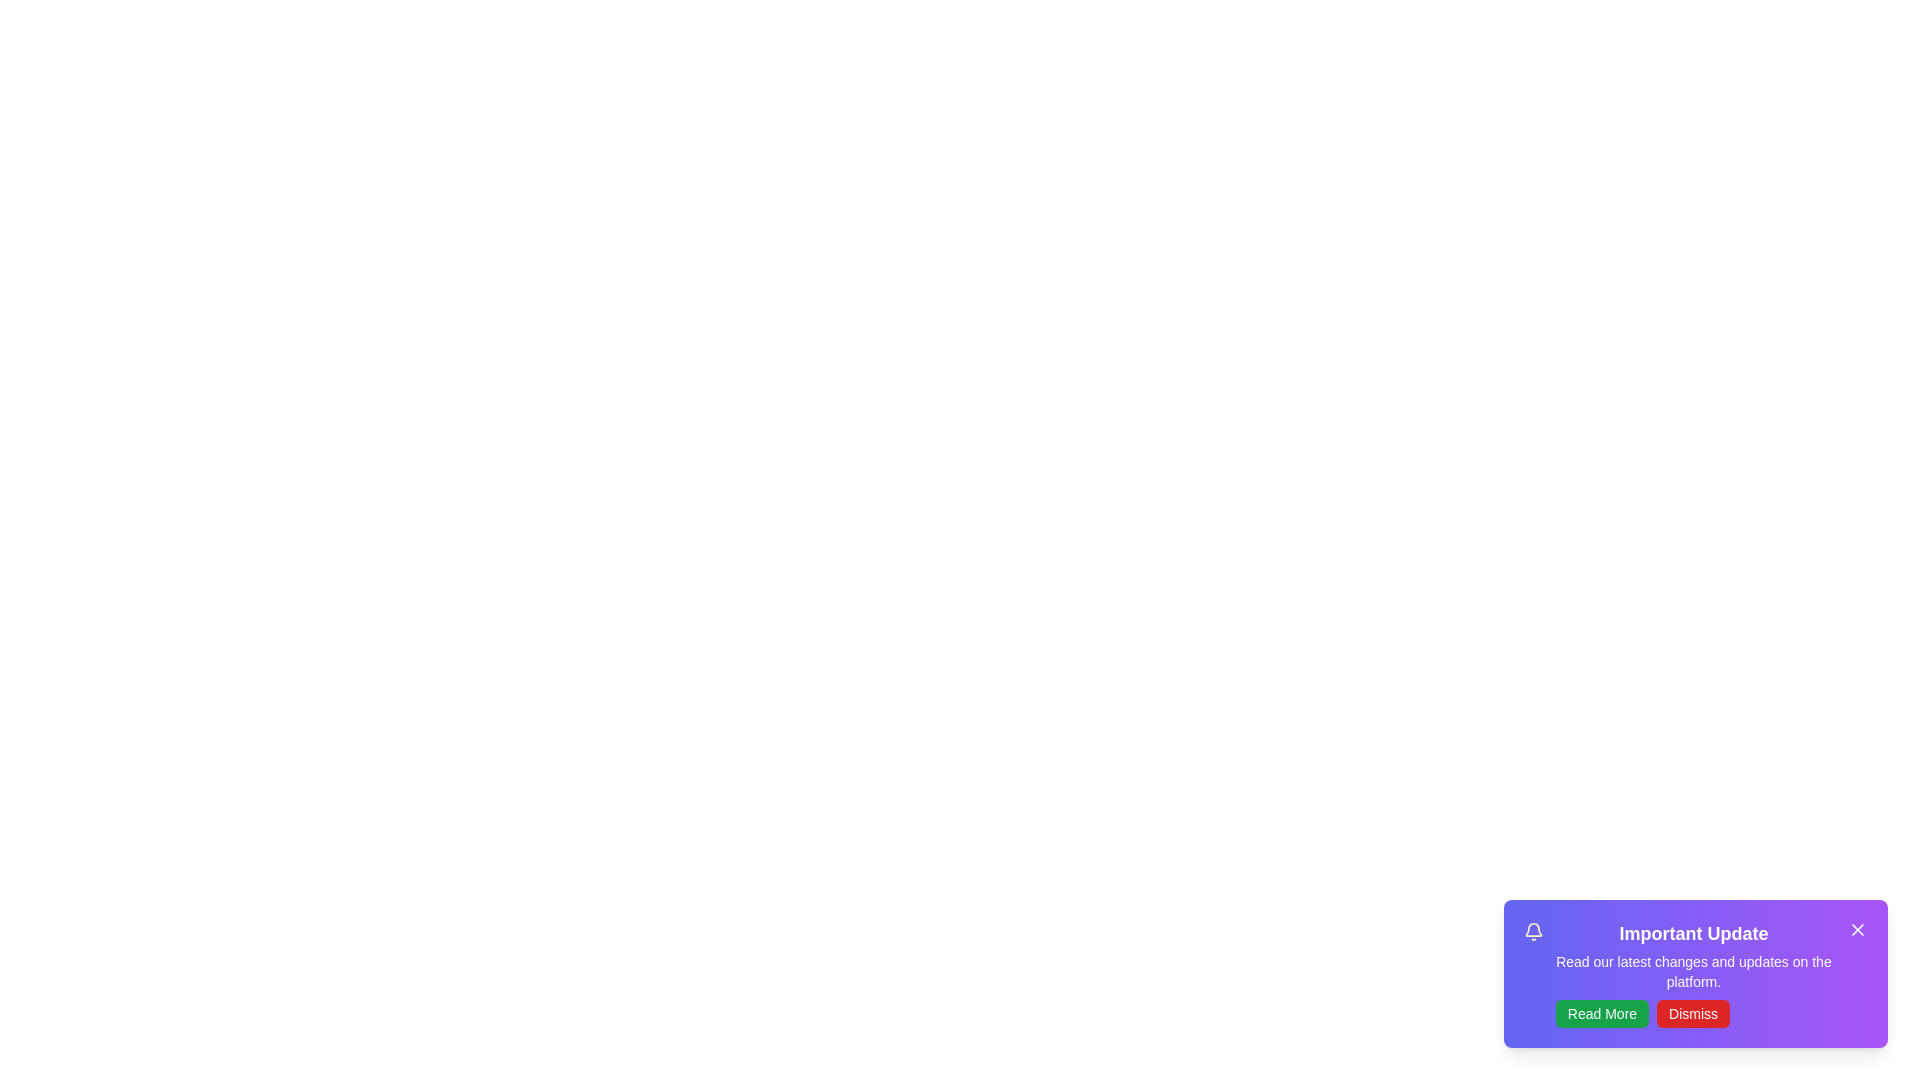 The image size is (1920, 1080). Describe the element at coordinates (1692, 1014) in the screenshot. I see `the 'Dismiss' button to dismiss the notification` at that location.